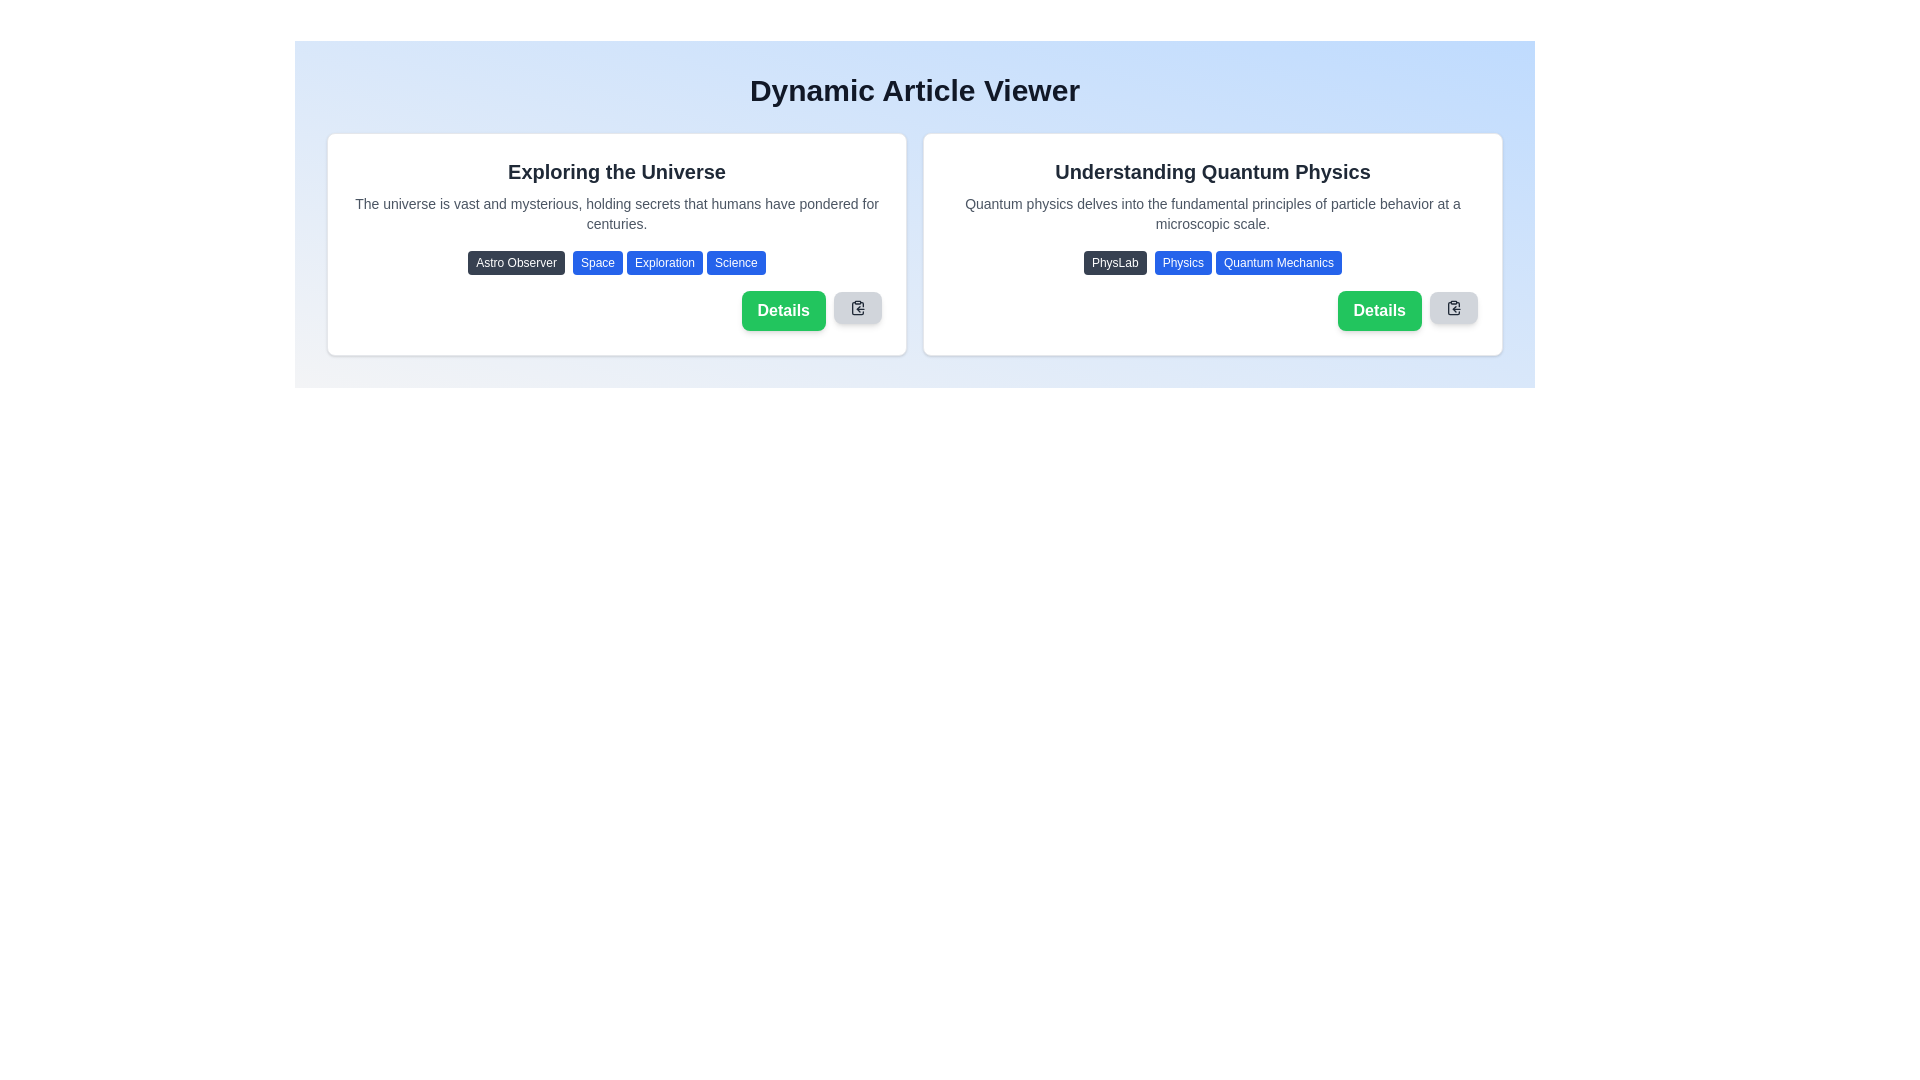 The width and height of the screenshot is (1920, 1080). Describe the element at coordinates (665, 261) in the screenshot. I see `the blue rectangular badge labeled 'Exploration'` at that location.